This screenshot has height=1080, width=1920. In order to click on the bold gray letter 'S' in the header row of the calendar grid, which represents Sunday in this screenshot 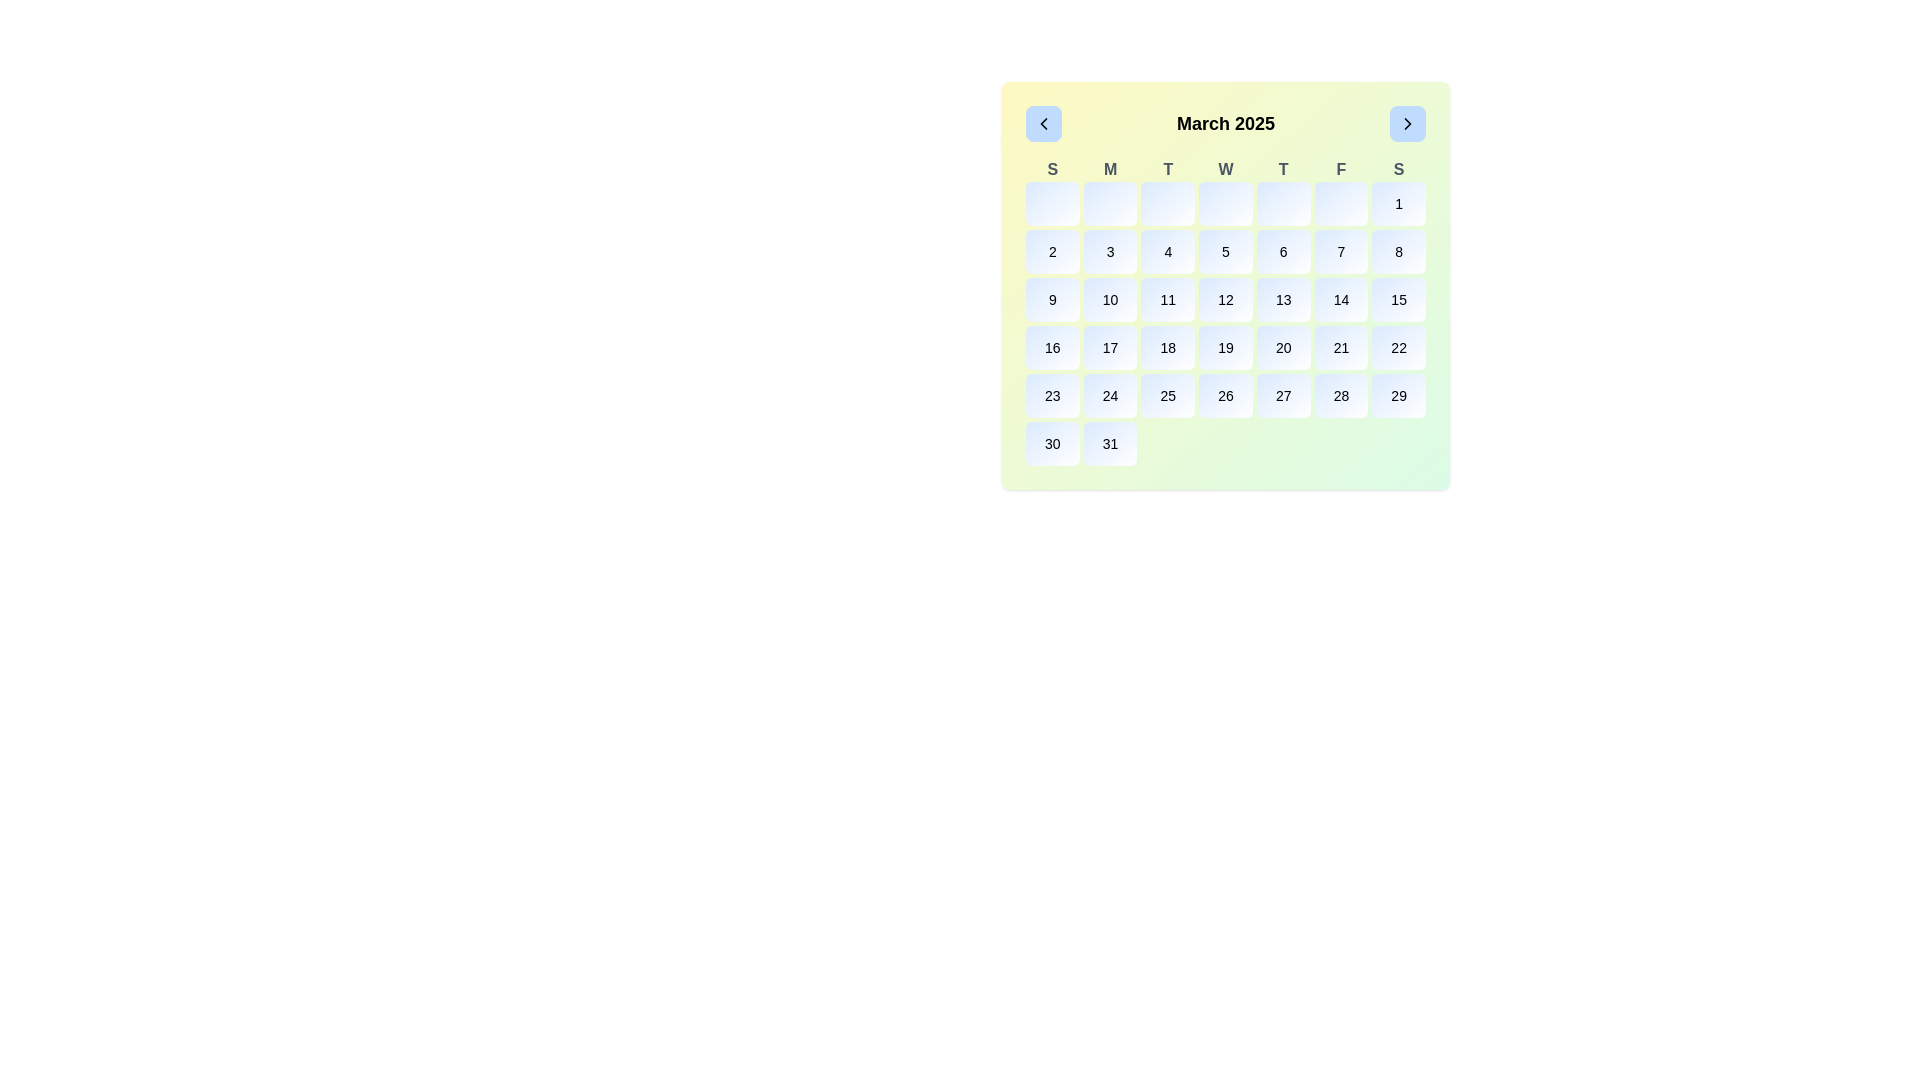, I will do `click(1051, 168)`.